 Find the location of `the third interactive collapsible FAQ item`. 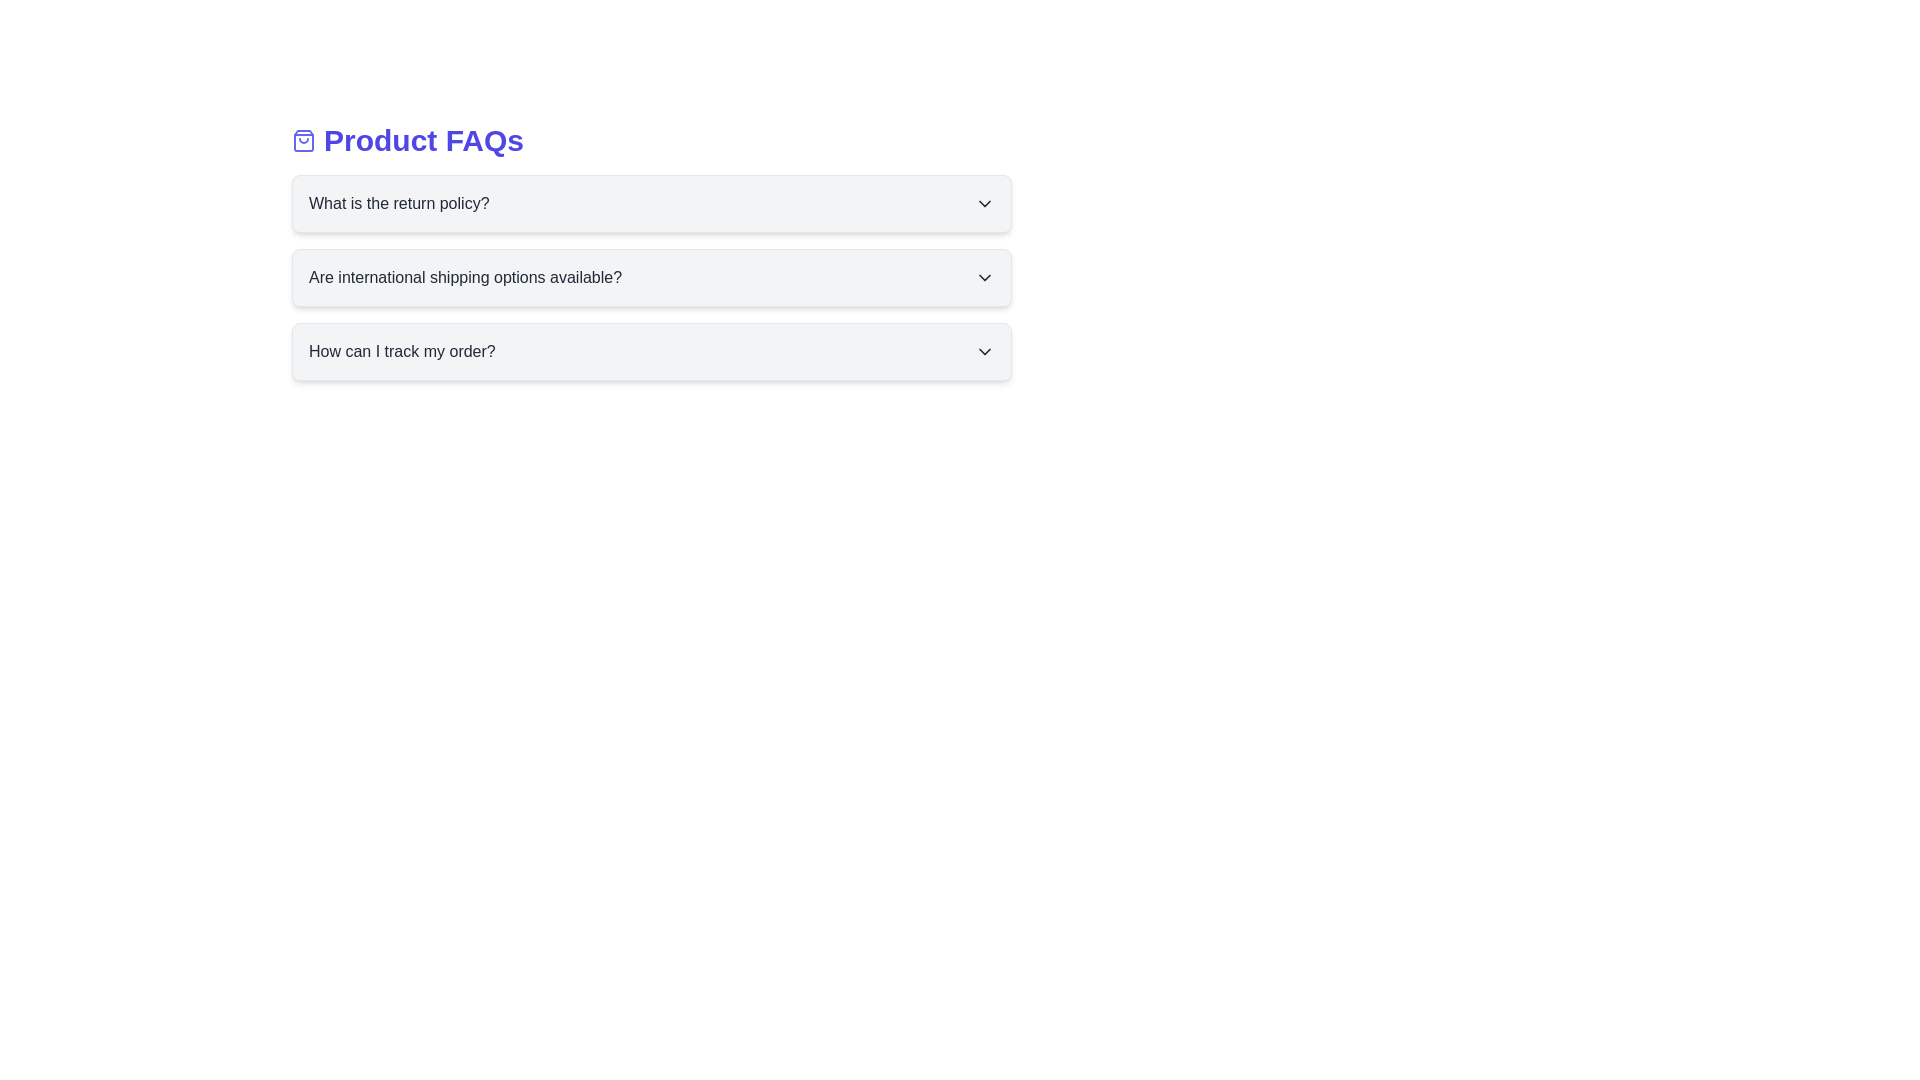

the third interactive collapsible FAQ item is located at coordinates (652, 350).